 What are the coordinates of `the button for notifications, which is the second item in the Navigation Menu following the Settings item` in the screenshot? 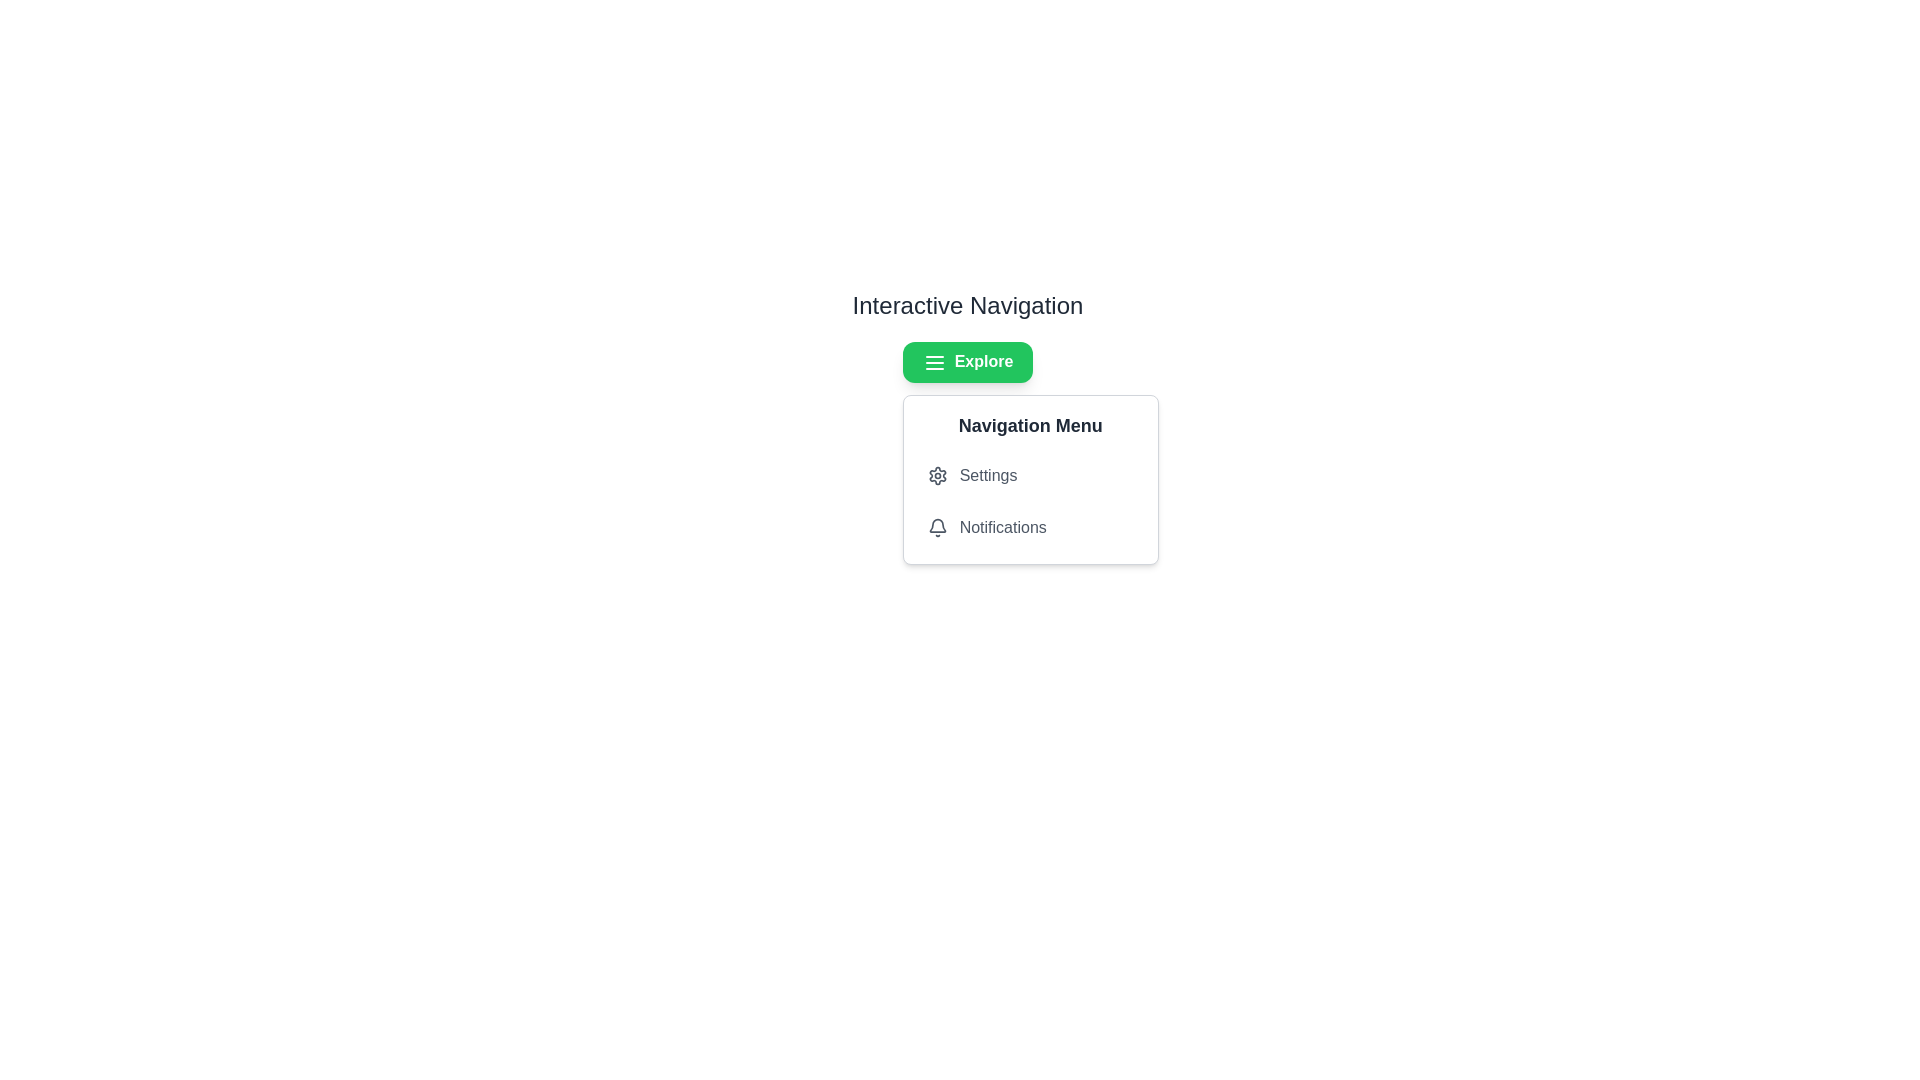 It's located at (1030, 526).